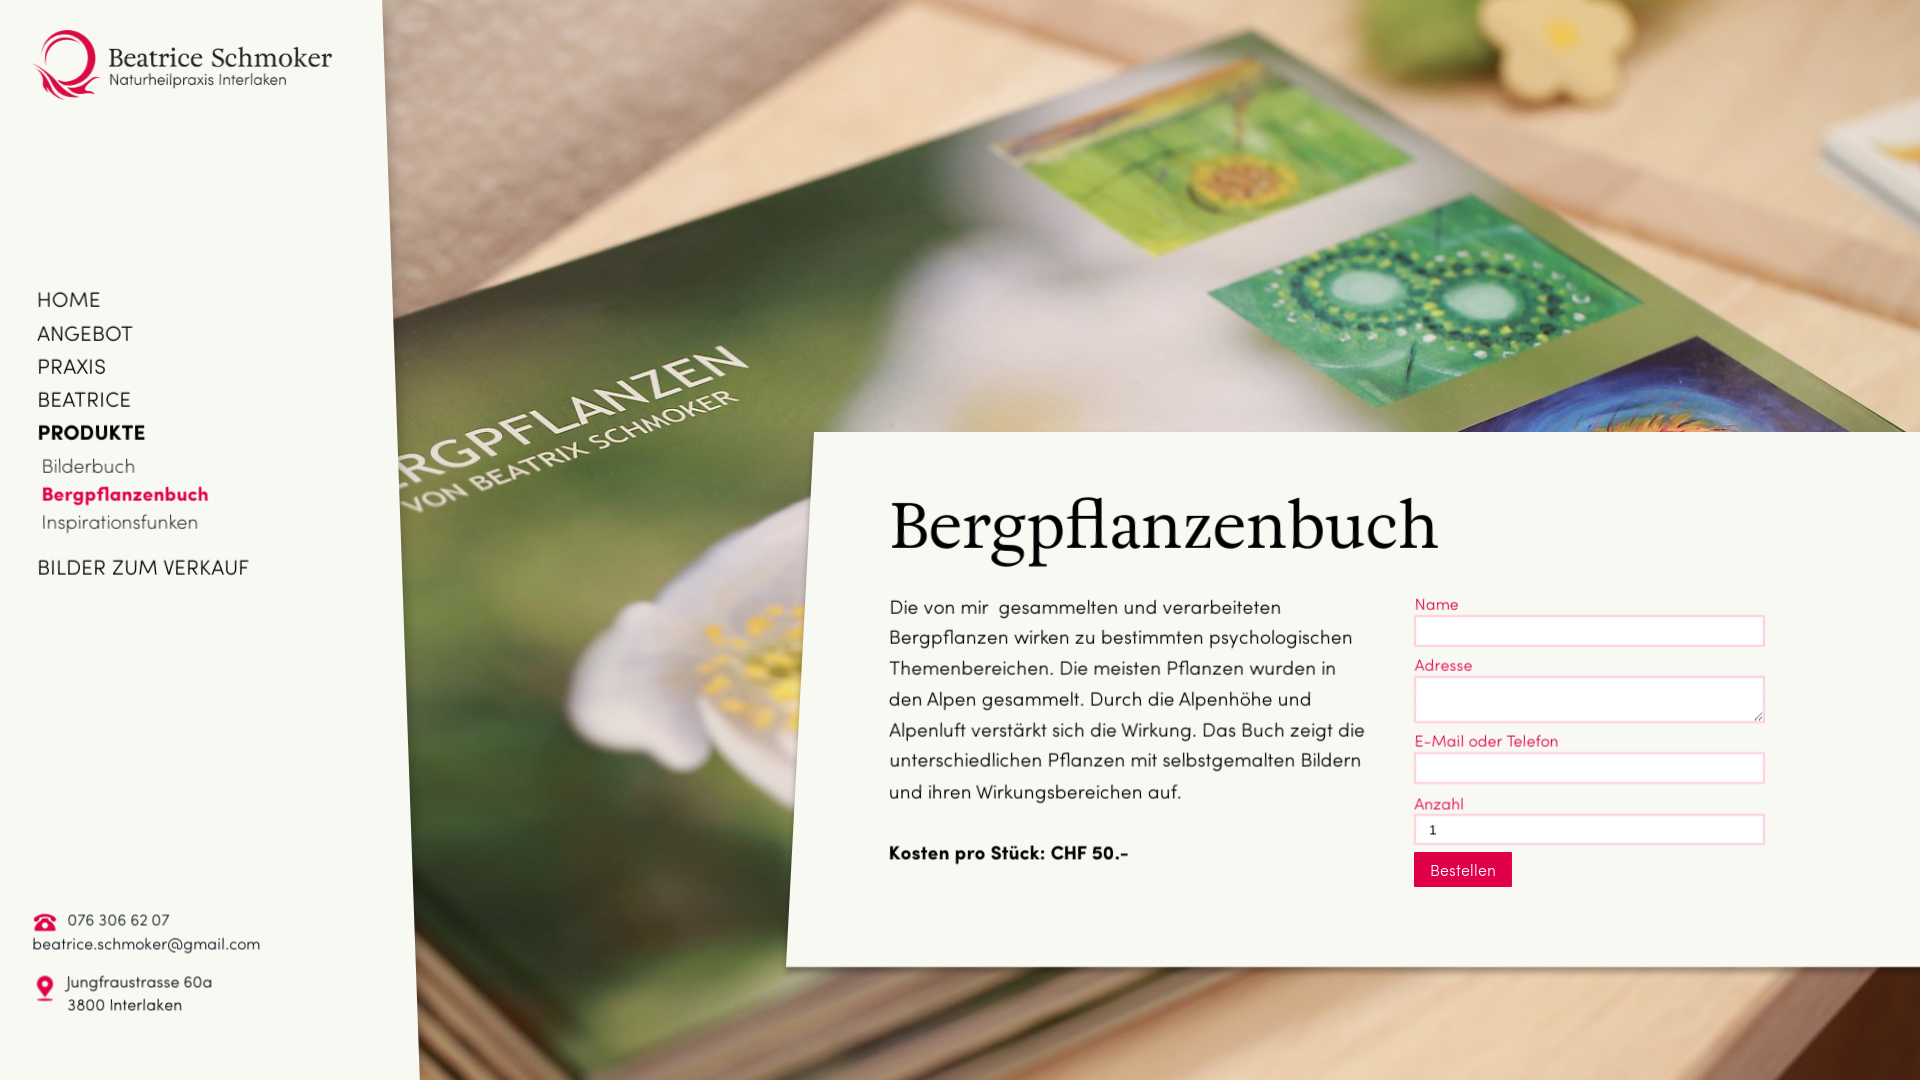 Image resolution: width=1920 pixels, height=1080 pixels. Describe the element at coordinates (117, 918) in the screenshot. I see `'076 306 62 07'` at that location.